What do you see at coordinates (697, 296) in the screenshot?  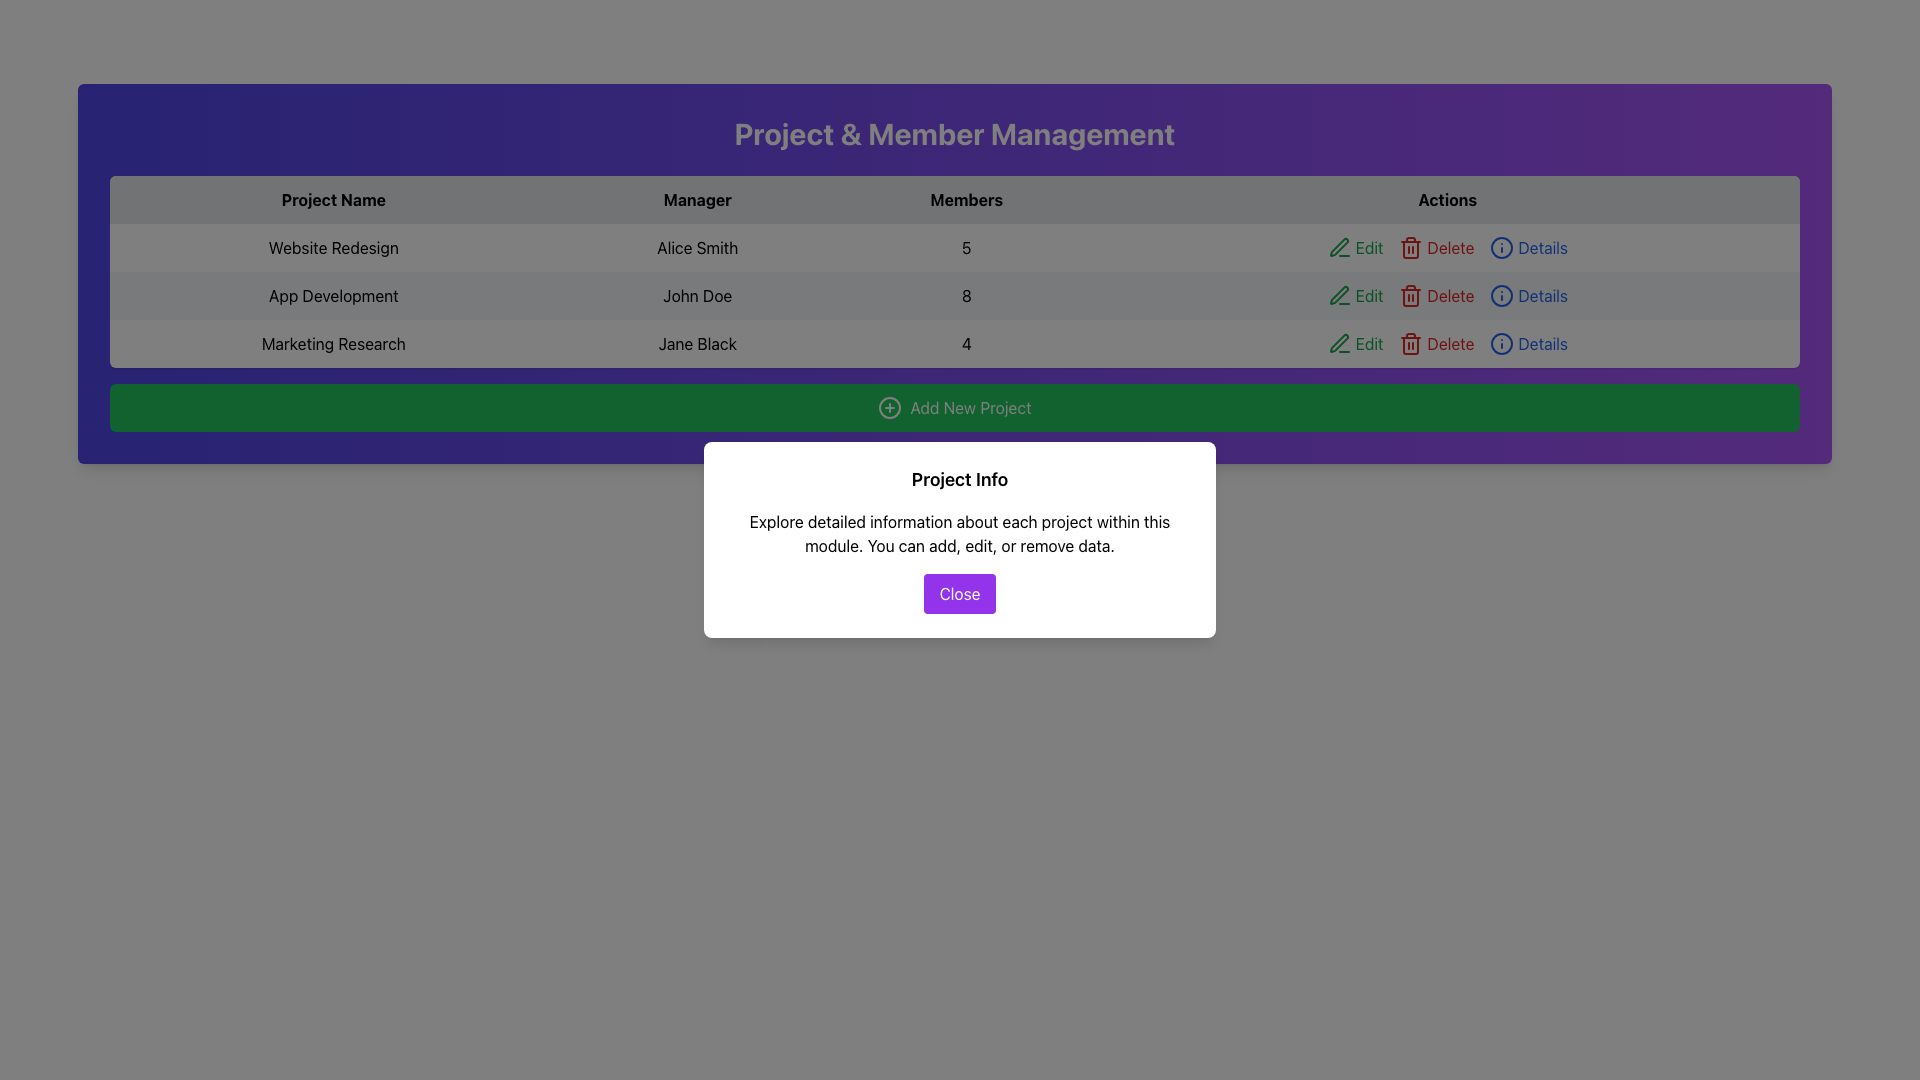 I see `the text label representing the manager's name in the second row of the table under the 'Manager' column, which is adjacent to 'App Development' on the left and '8' on the right` at bounding box center [697, 296].